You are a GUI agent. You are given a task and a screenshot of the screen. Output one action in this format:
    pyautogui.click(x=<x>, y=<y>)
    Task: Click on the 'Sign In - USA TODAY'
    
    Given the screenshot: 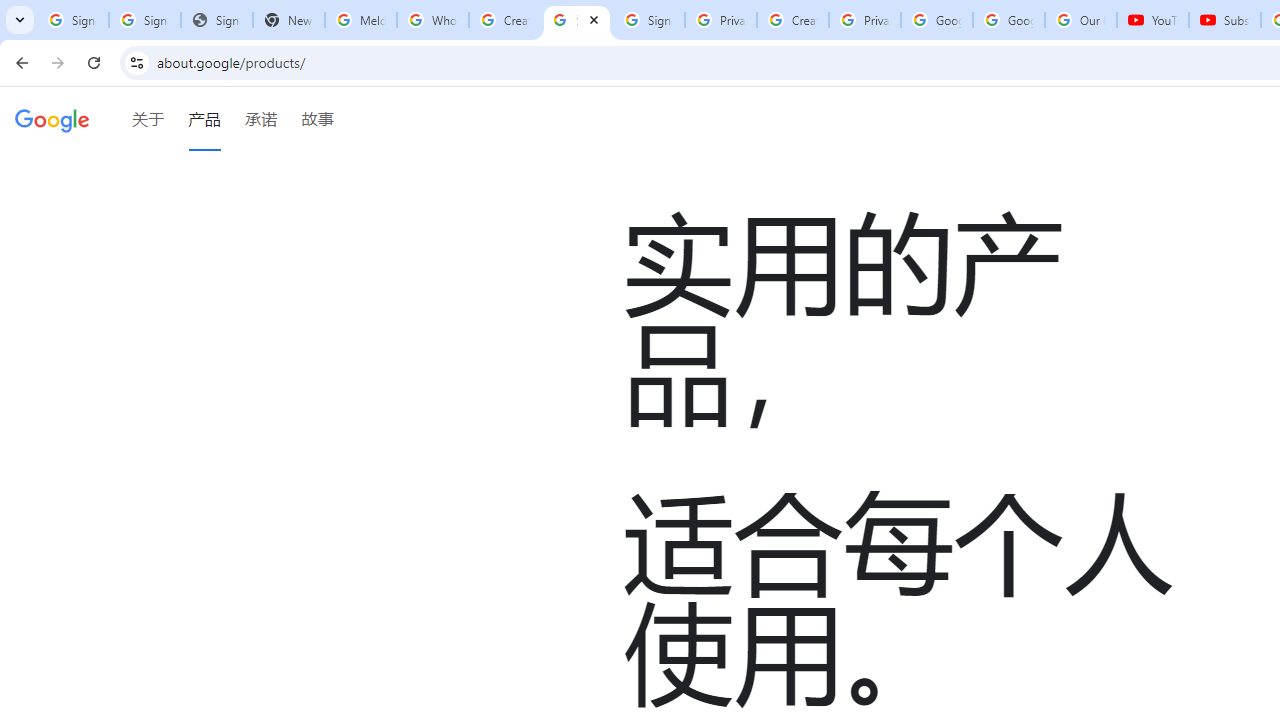 What is the action you would take?
    pyautogui.click(x=216, y=20)
    